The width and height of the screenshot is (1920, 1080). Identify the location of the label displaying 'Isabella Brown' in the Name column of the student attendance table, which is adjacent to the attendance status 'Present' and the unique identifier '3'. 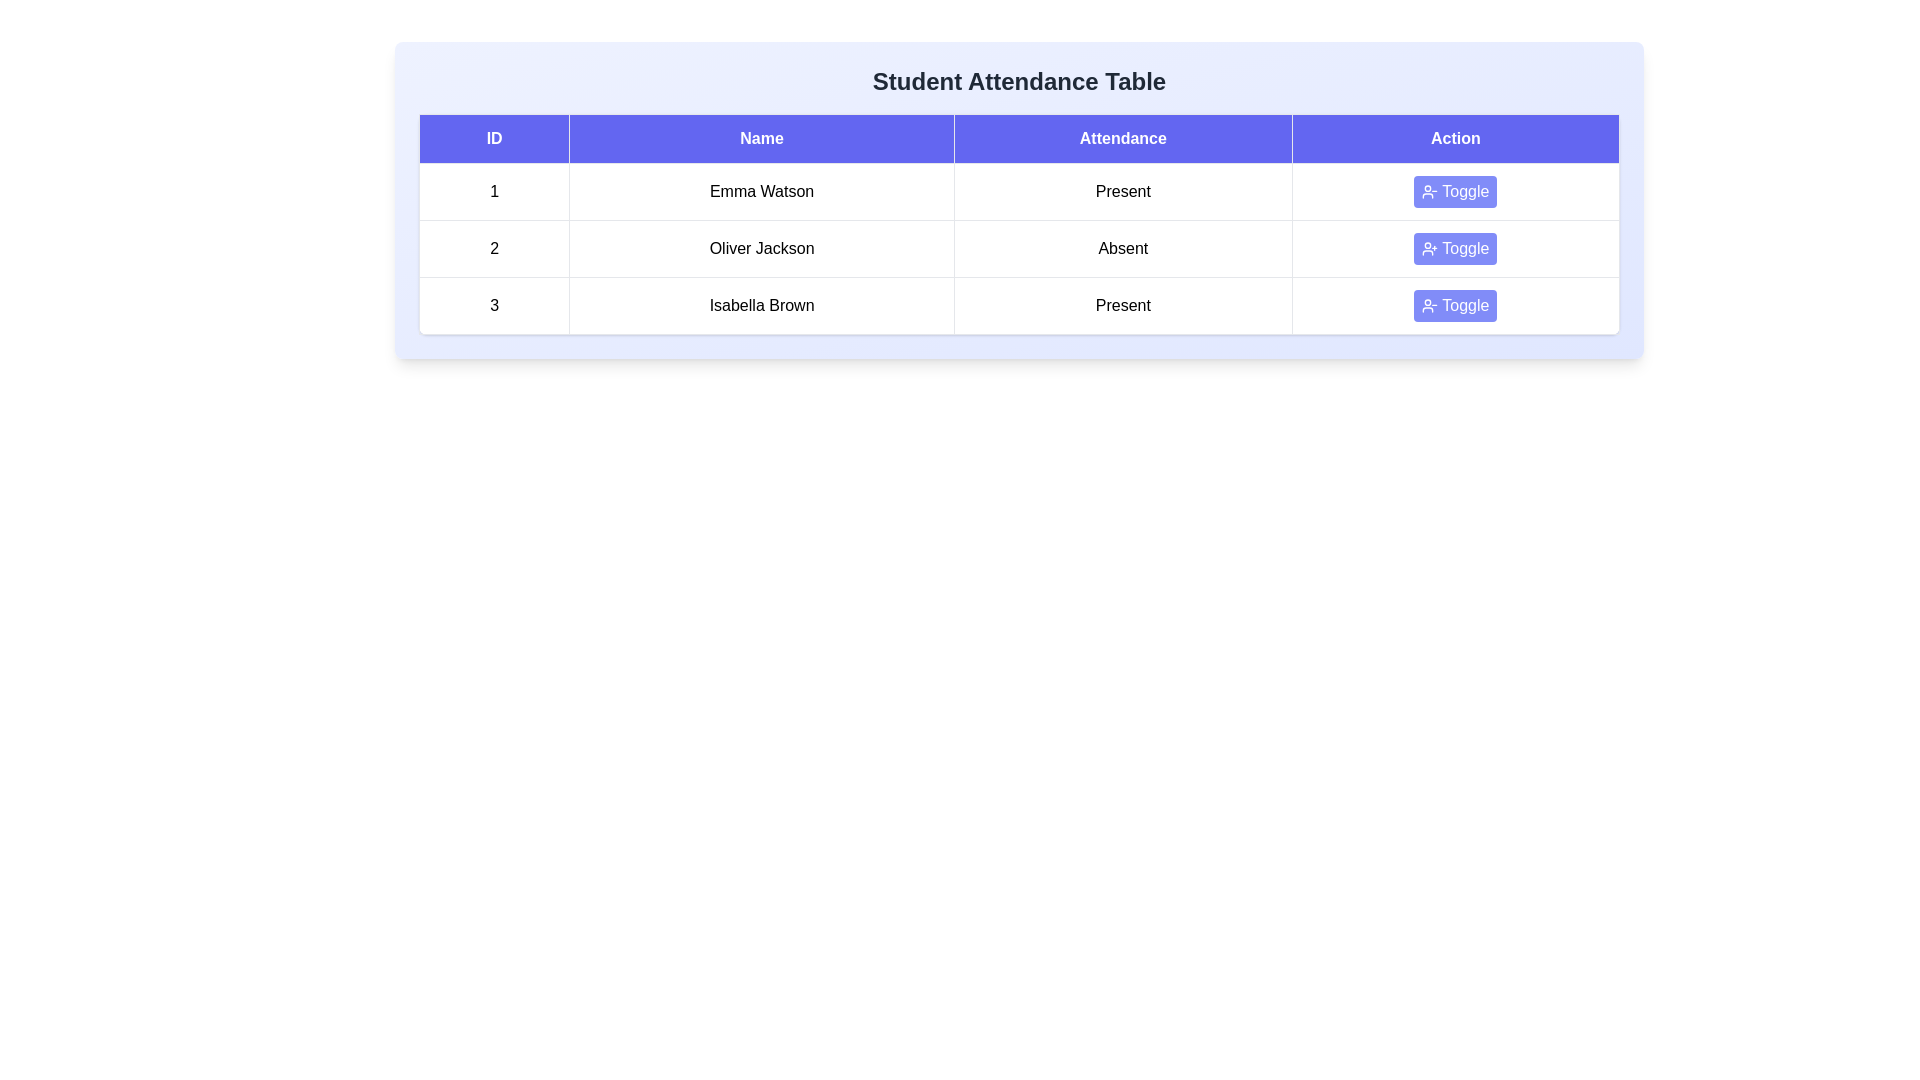
(761, 305).